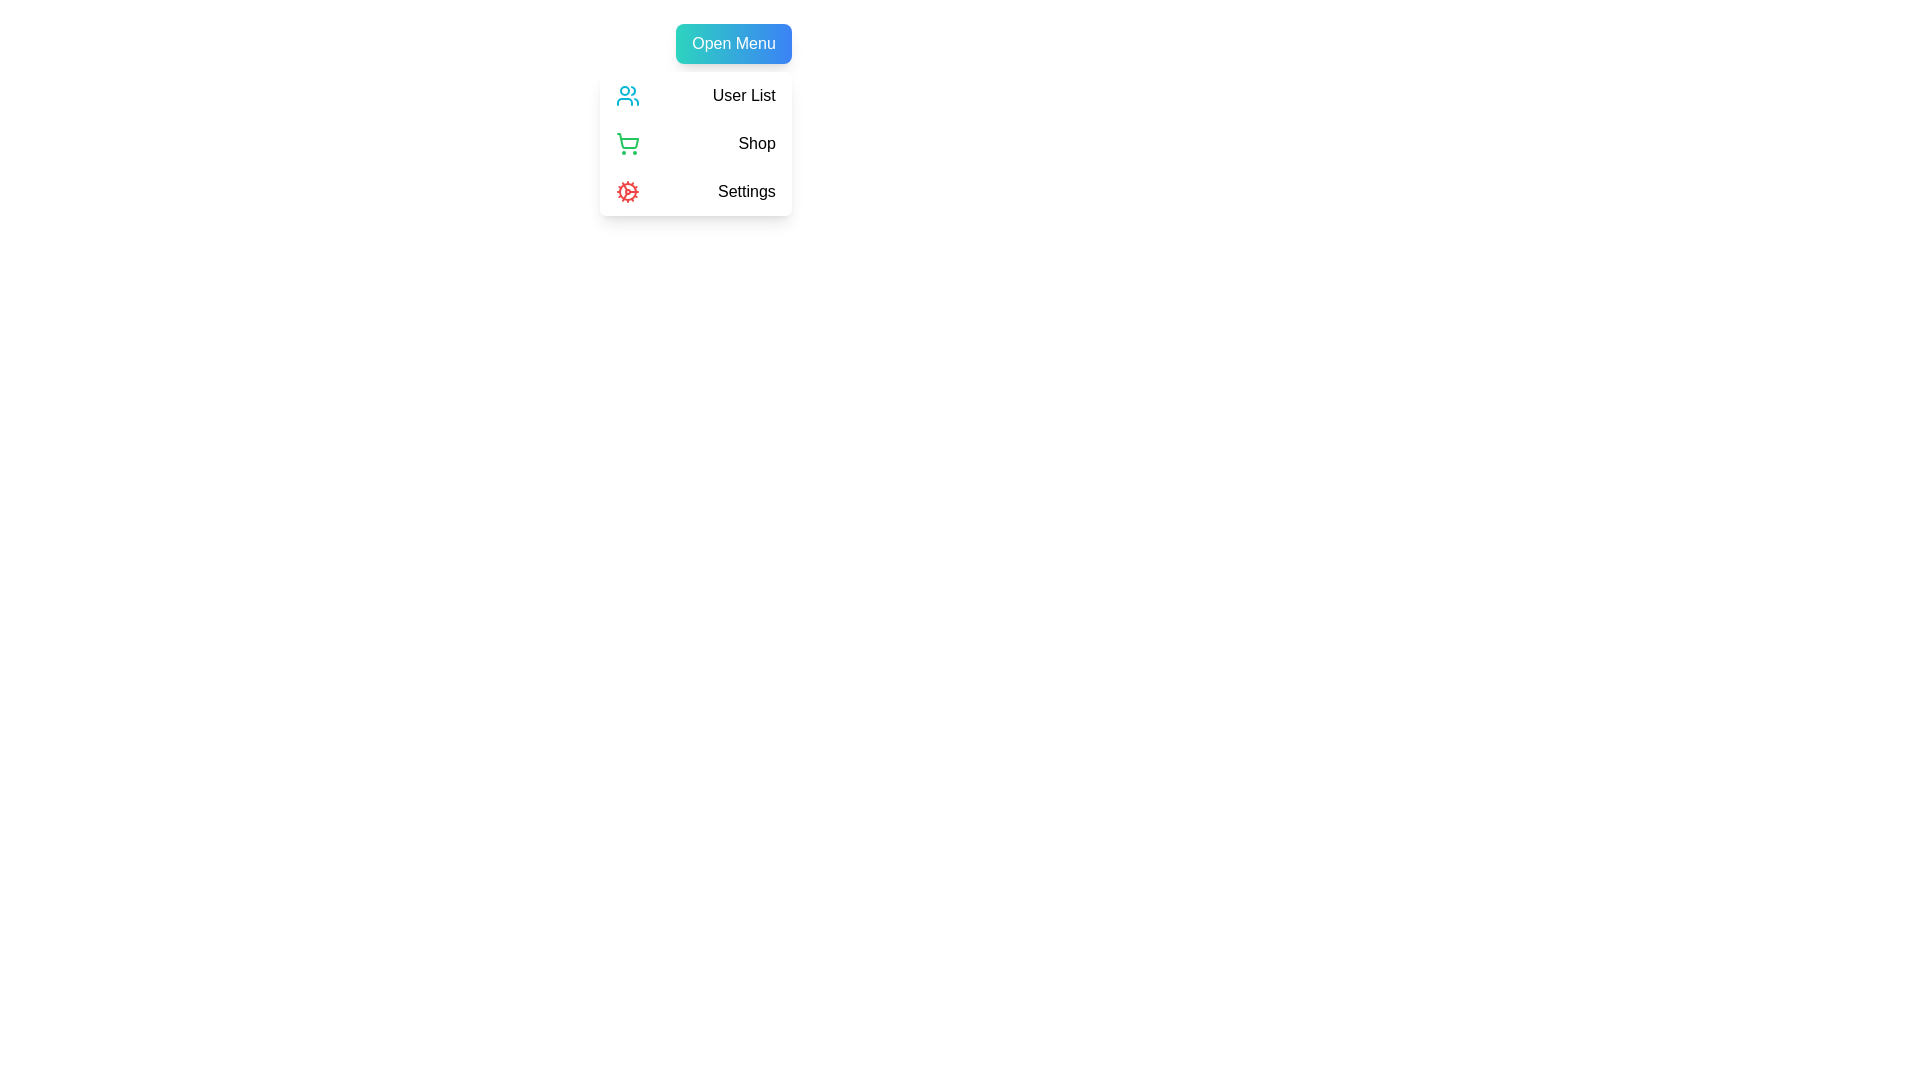 Image resolution: width=1920 pixels, height=1080 pixels. What do you see at coordinates (695, 96) in the screenshot?
I see `the 'User List' option in the menu` at bounding box center [695, 96].